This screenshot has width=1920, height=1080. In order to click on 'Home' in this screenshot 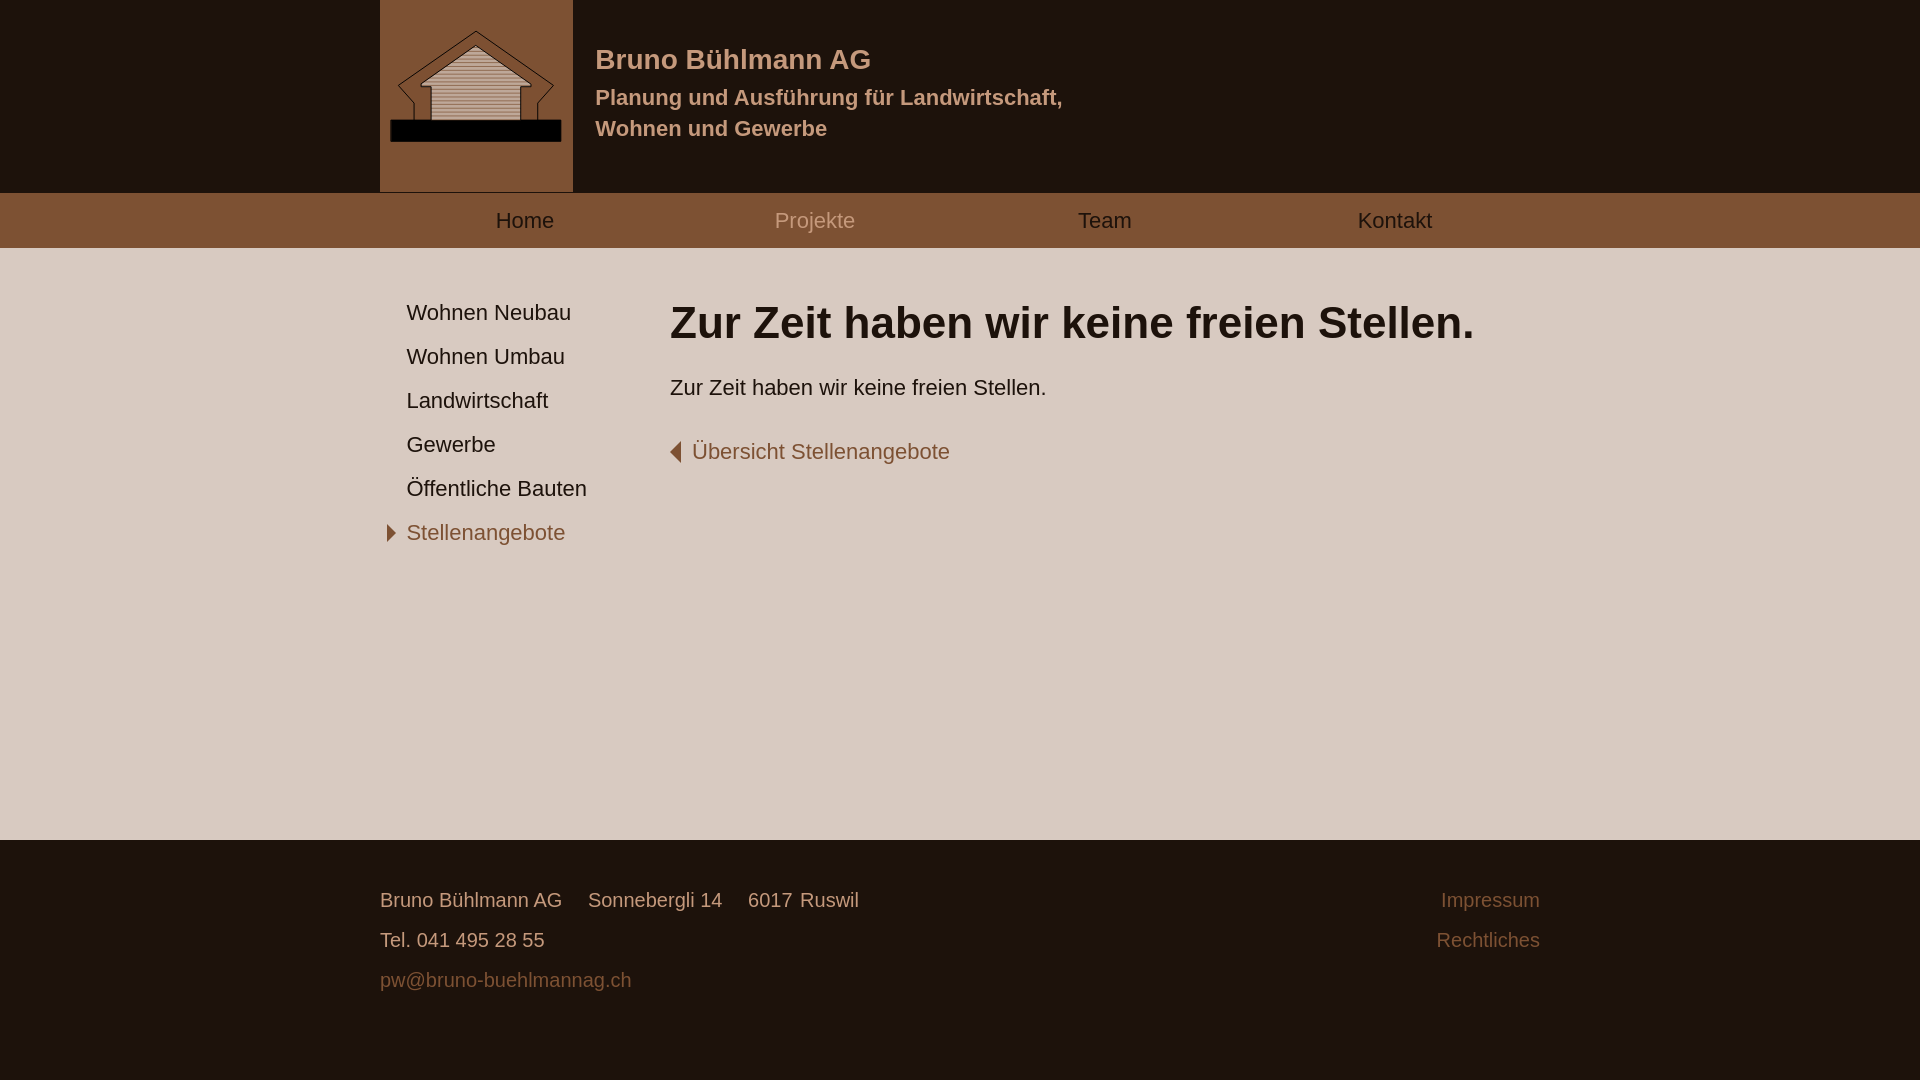, I will do `click(524, 220)`.